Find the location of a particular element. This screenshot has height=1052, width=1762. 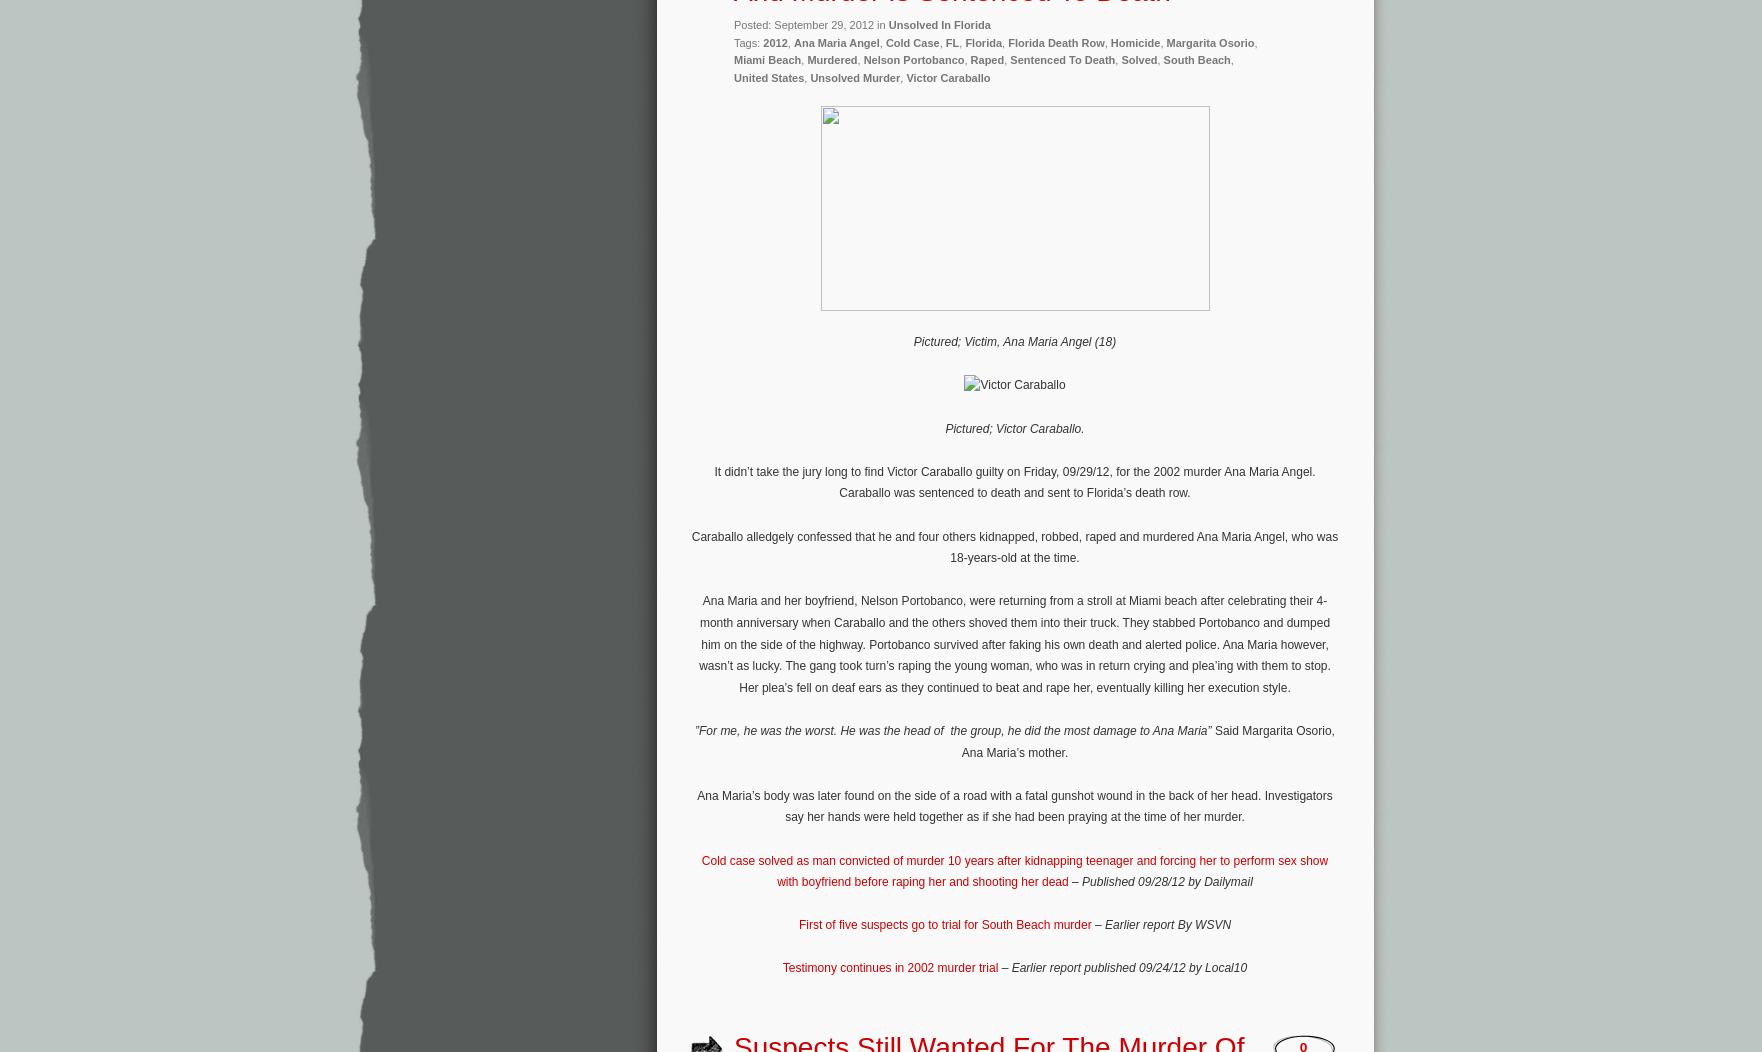

'Homicide' is located at coordinates (1135, 41).